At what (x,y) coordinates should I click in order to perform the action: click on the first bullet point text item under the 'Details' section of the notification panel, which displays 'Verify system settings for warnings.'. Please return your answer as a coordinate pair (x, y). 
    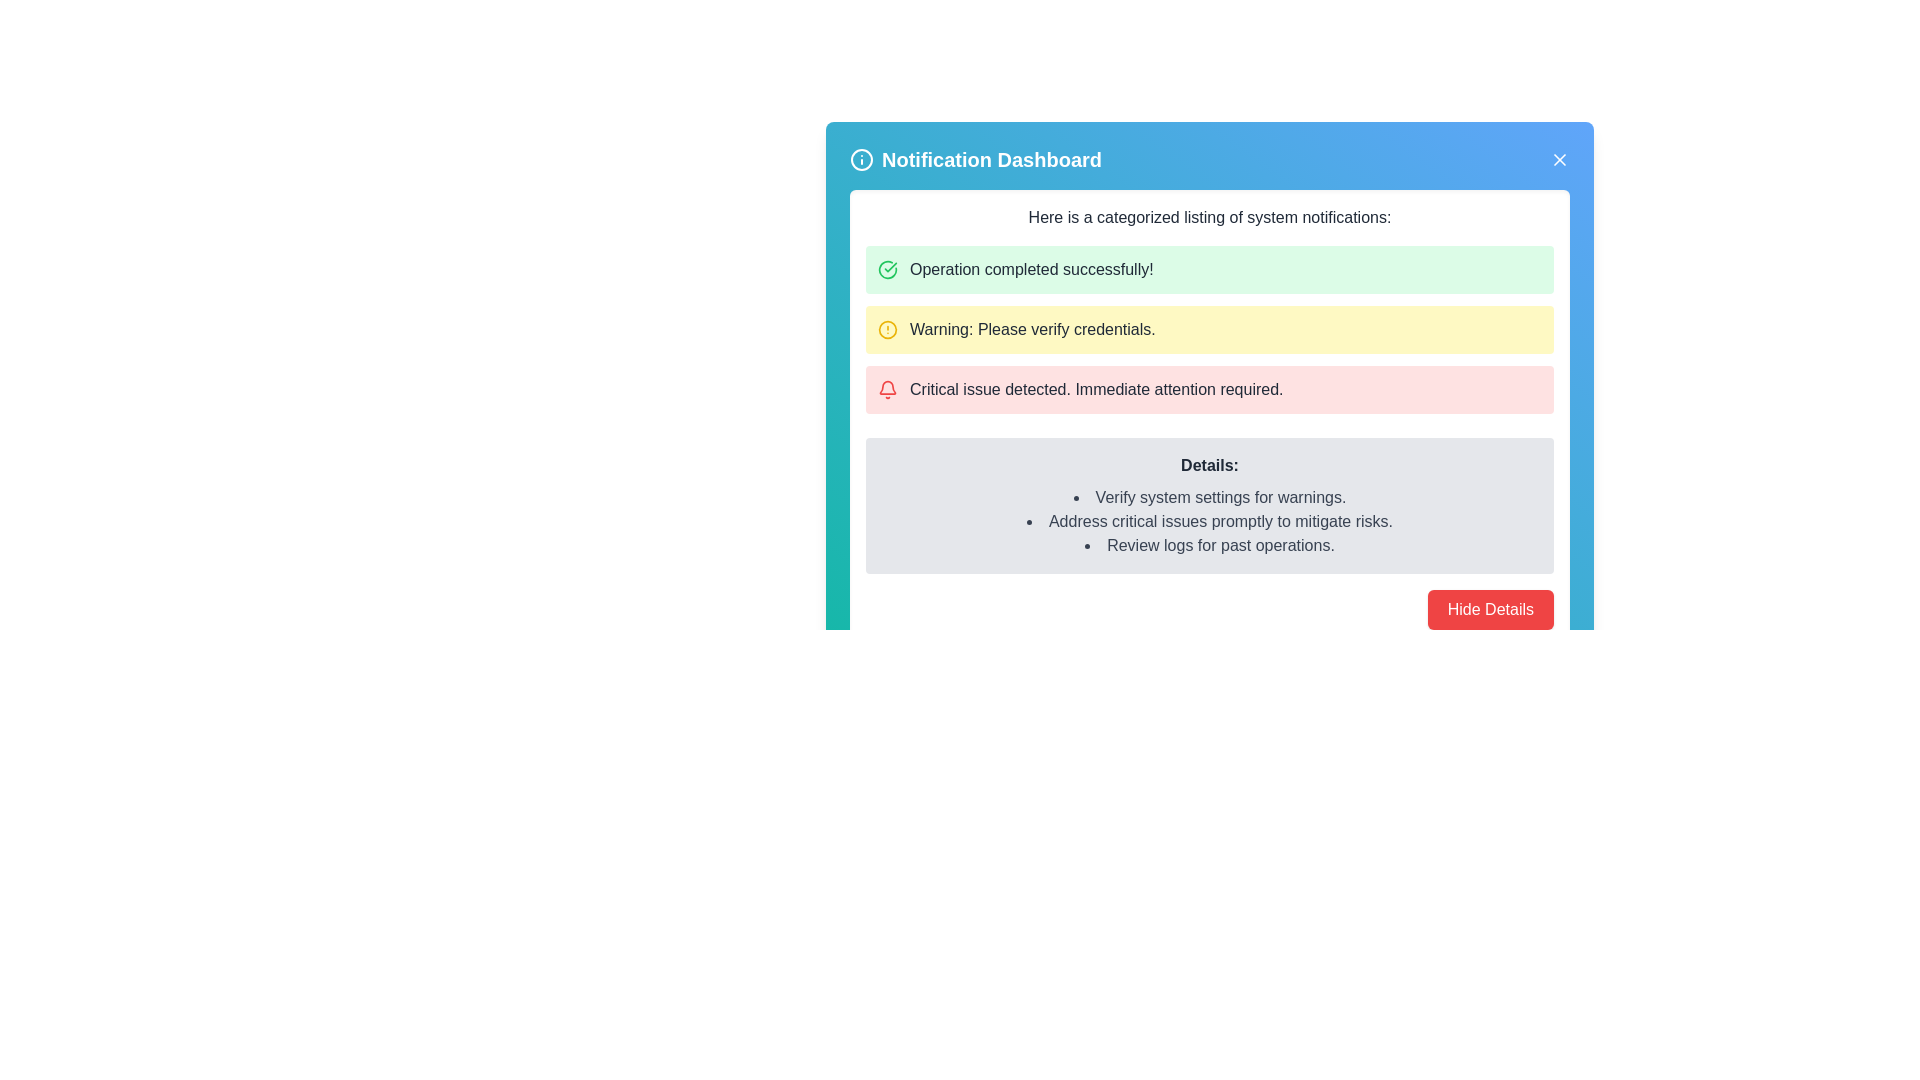
    Looking at the image, I should click on (1208, 496).